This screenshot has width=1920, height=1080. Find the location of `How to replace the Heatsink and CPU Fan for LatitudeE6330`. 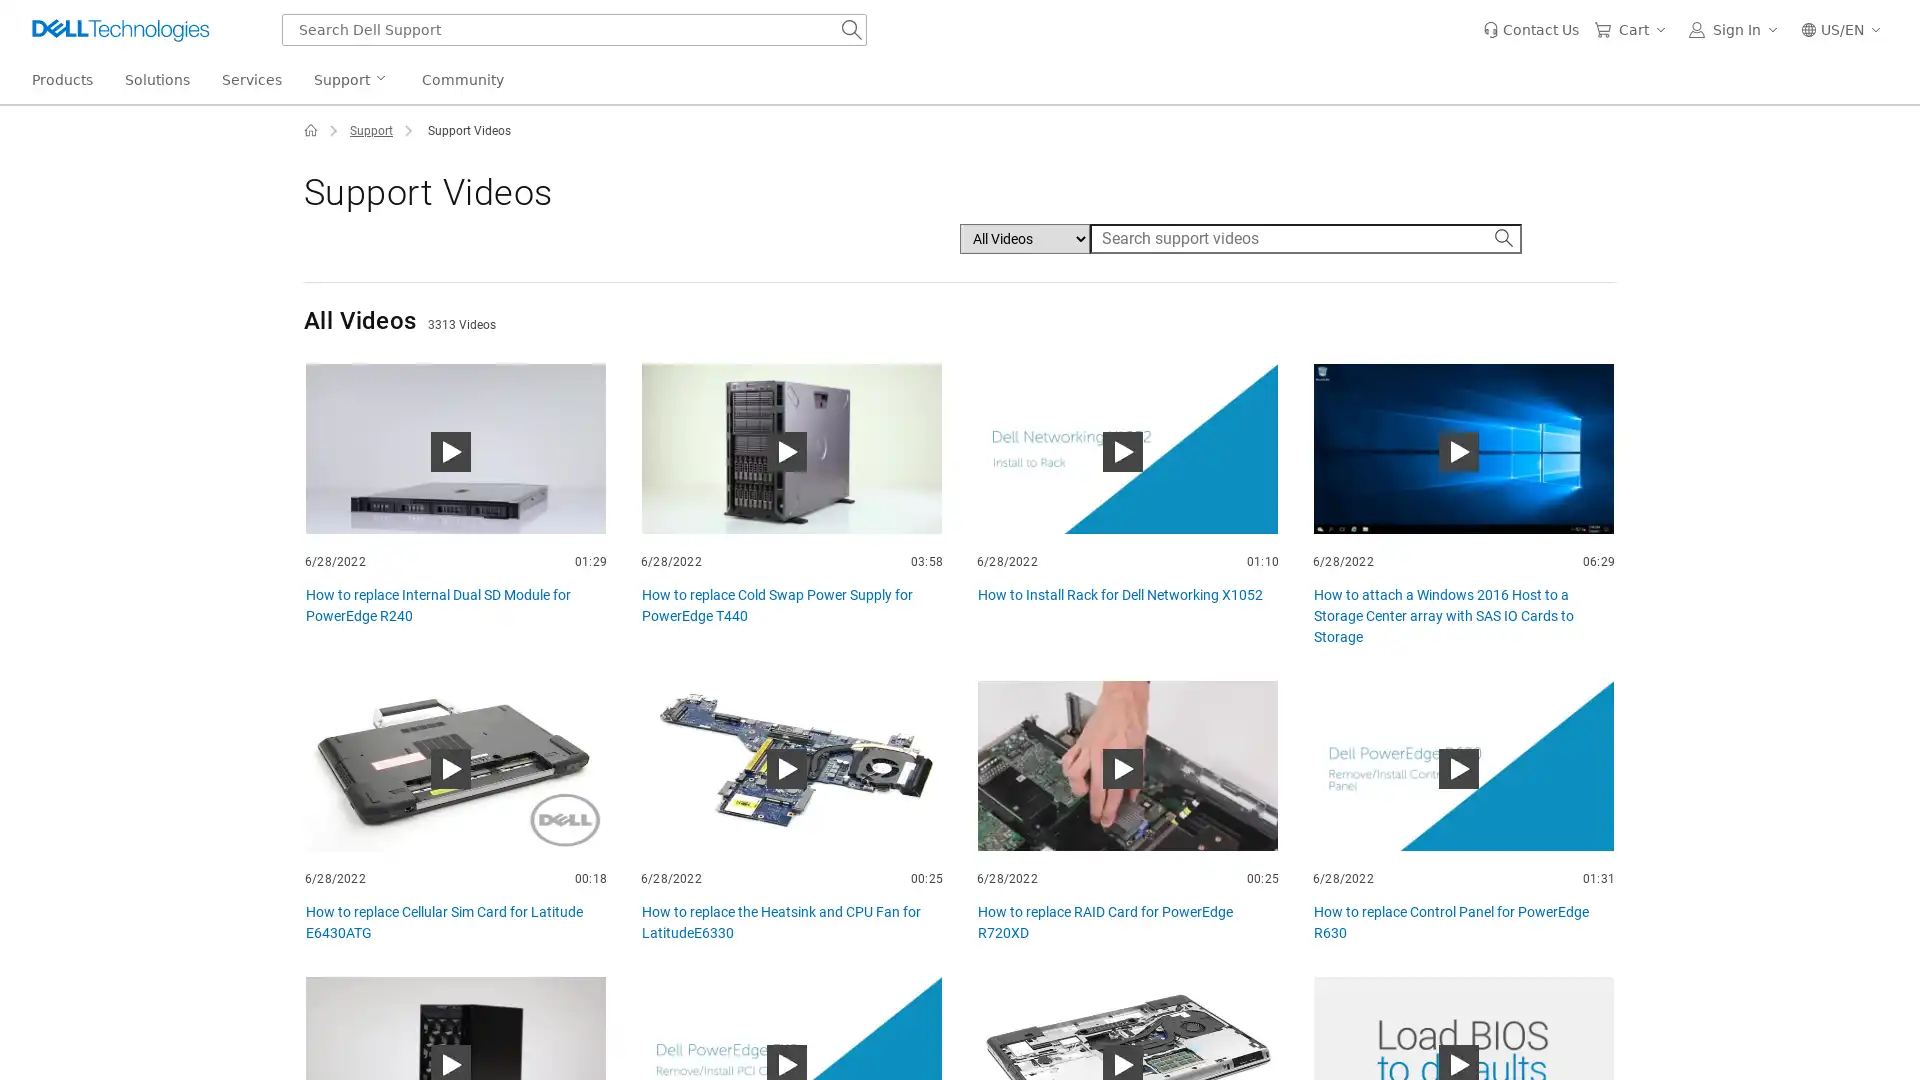

How to replace the Heatsink and CPU Fan for LatitudeE6330 is located at coordinates (791, 922).